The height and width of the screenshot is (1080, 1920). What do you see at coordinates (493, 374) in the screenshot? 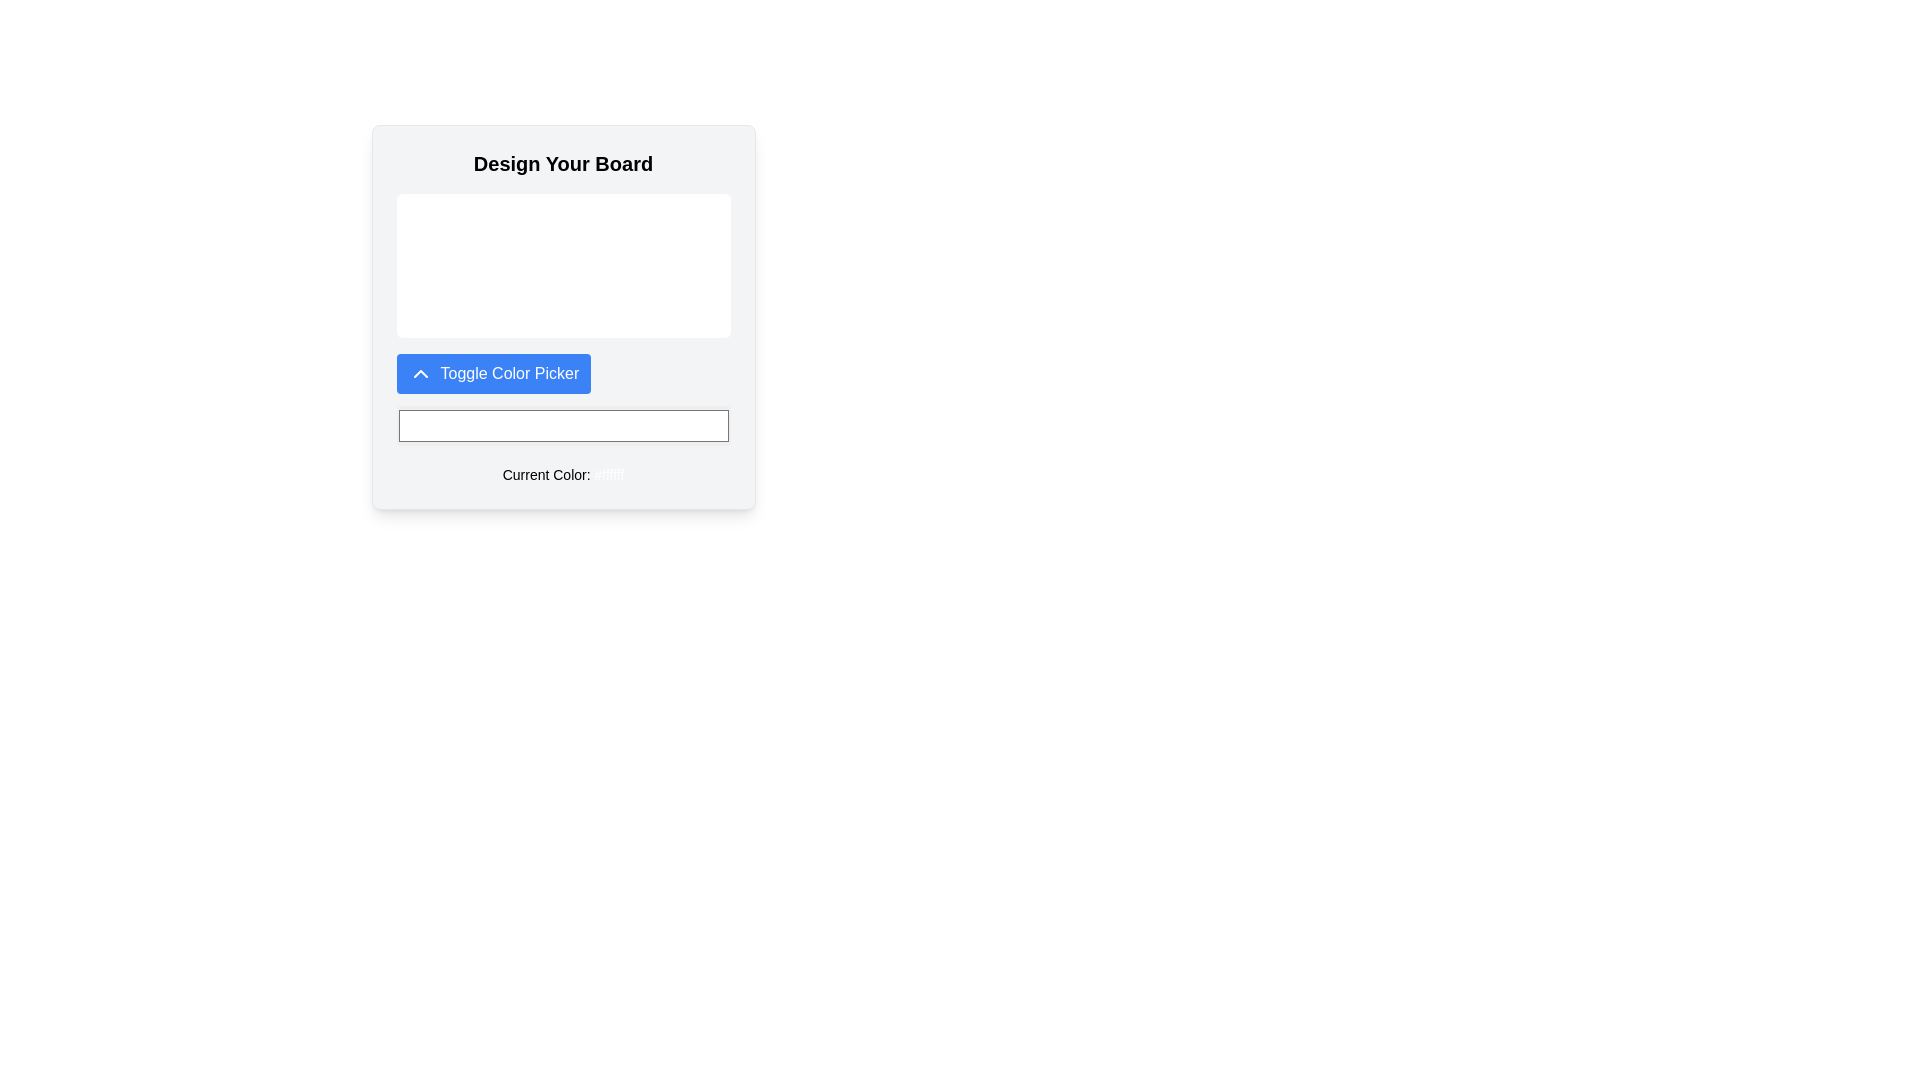
I see `the toggle button positioned above the color picker input field` at bounding box center [493, 374].